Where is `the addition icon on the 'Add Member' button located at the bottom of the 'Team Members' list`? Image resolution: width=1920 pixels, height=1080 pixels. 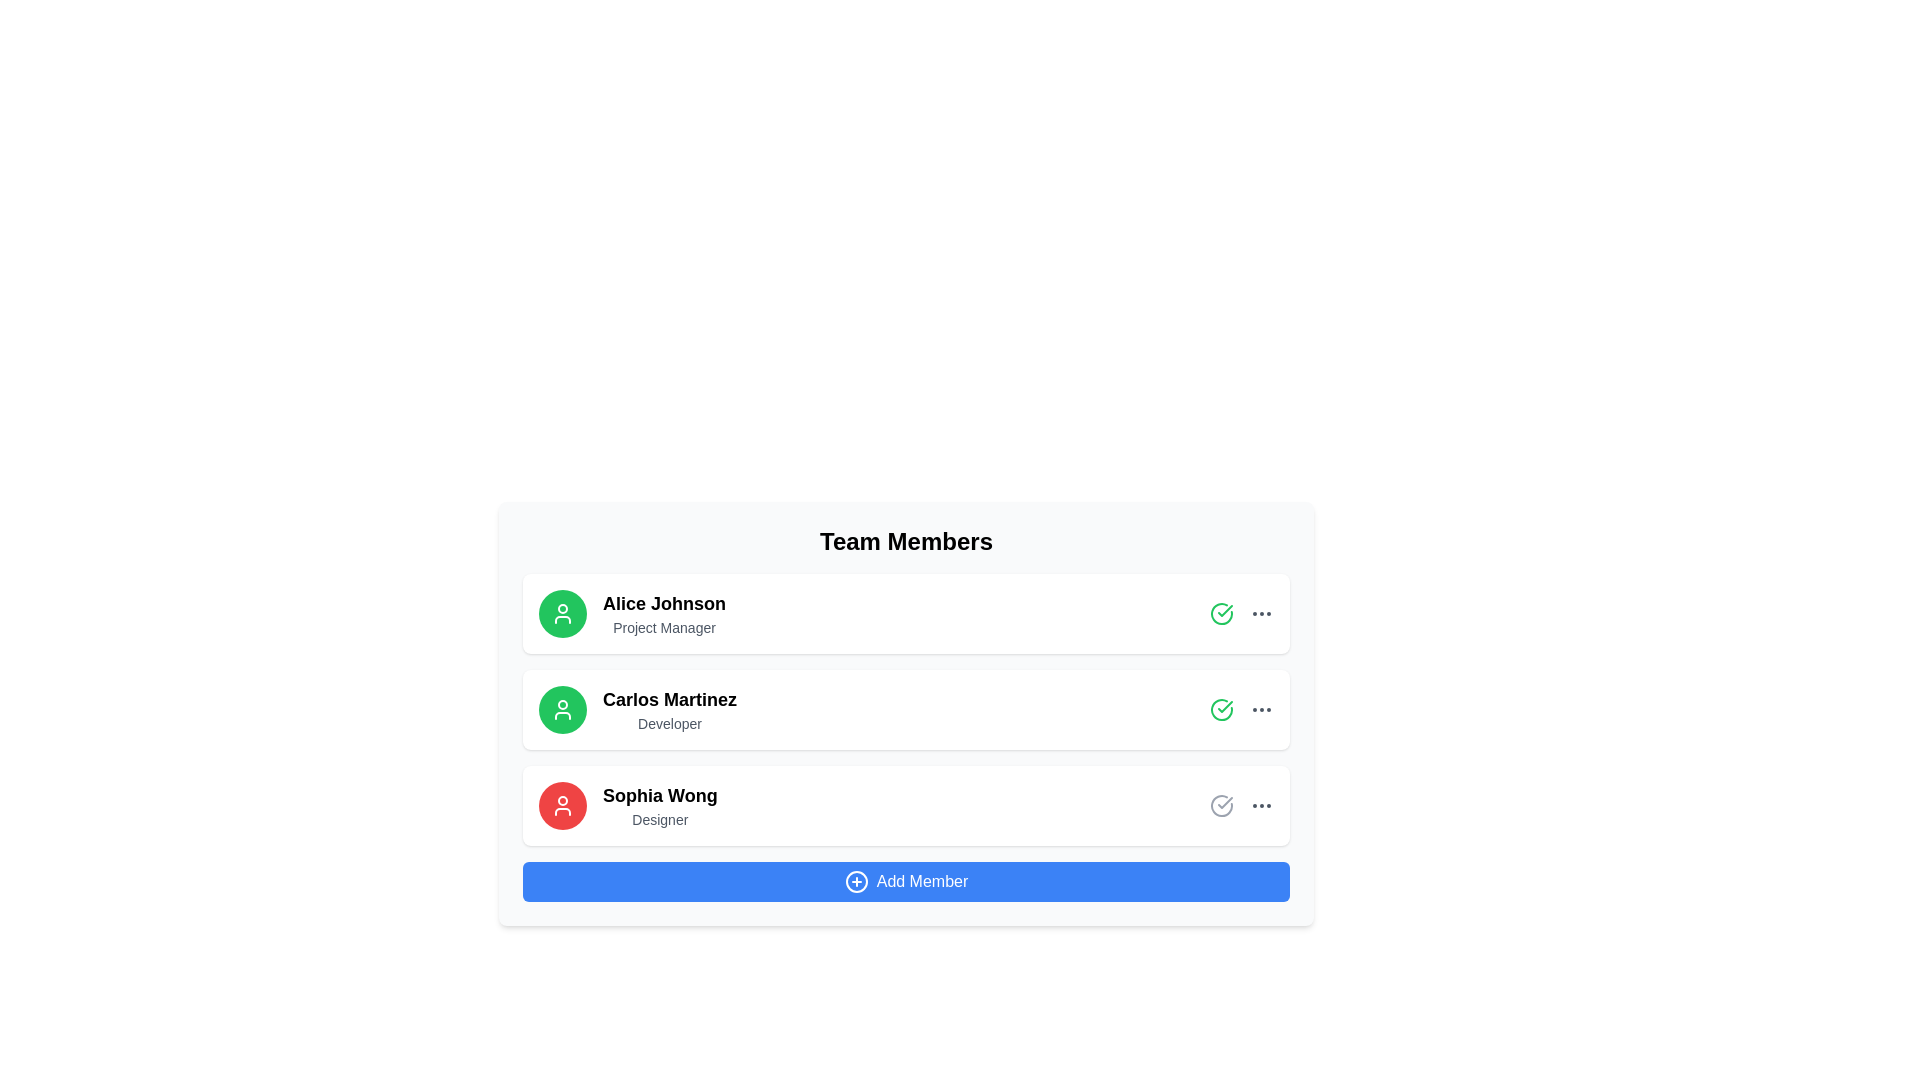
the addition icon on the 'Add Member' button located at the bottom of the 'Team Members' list is located at coordinates (856, 881).